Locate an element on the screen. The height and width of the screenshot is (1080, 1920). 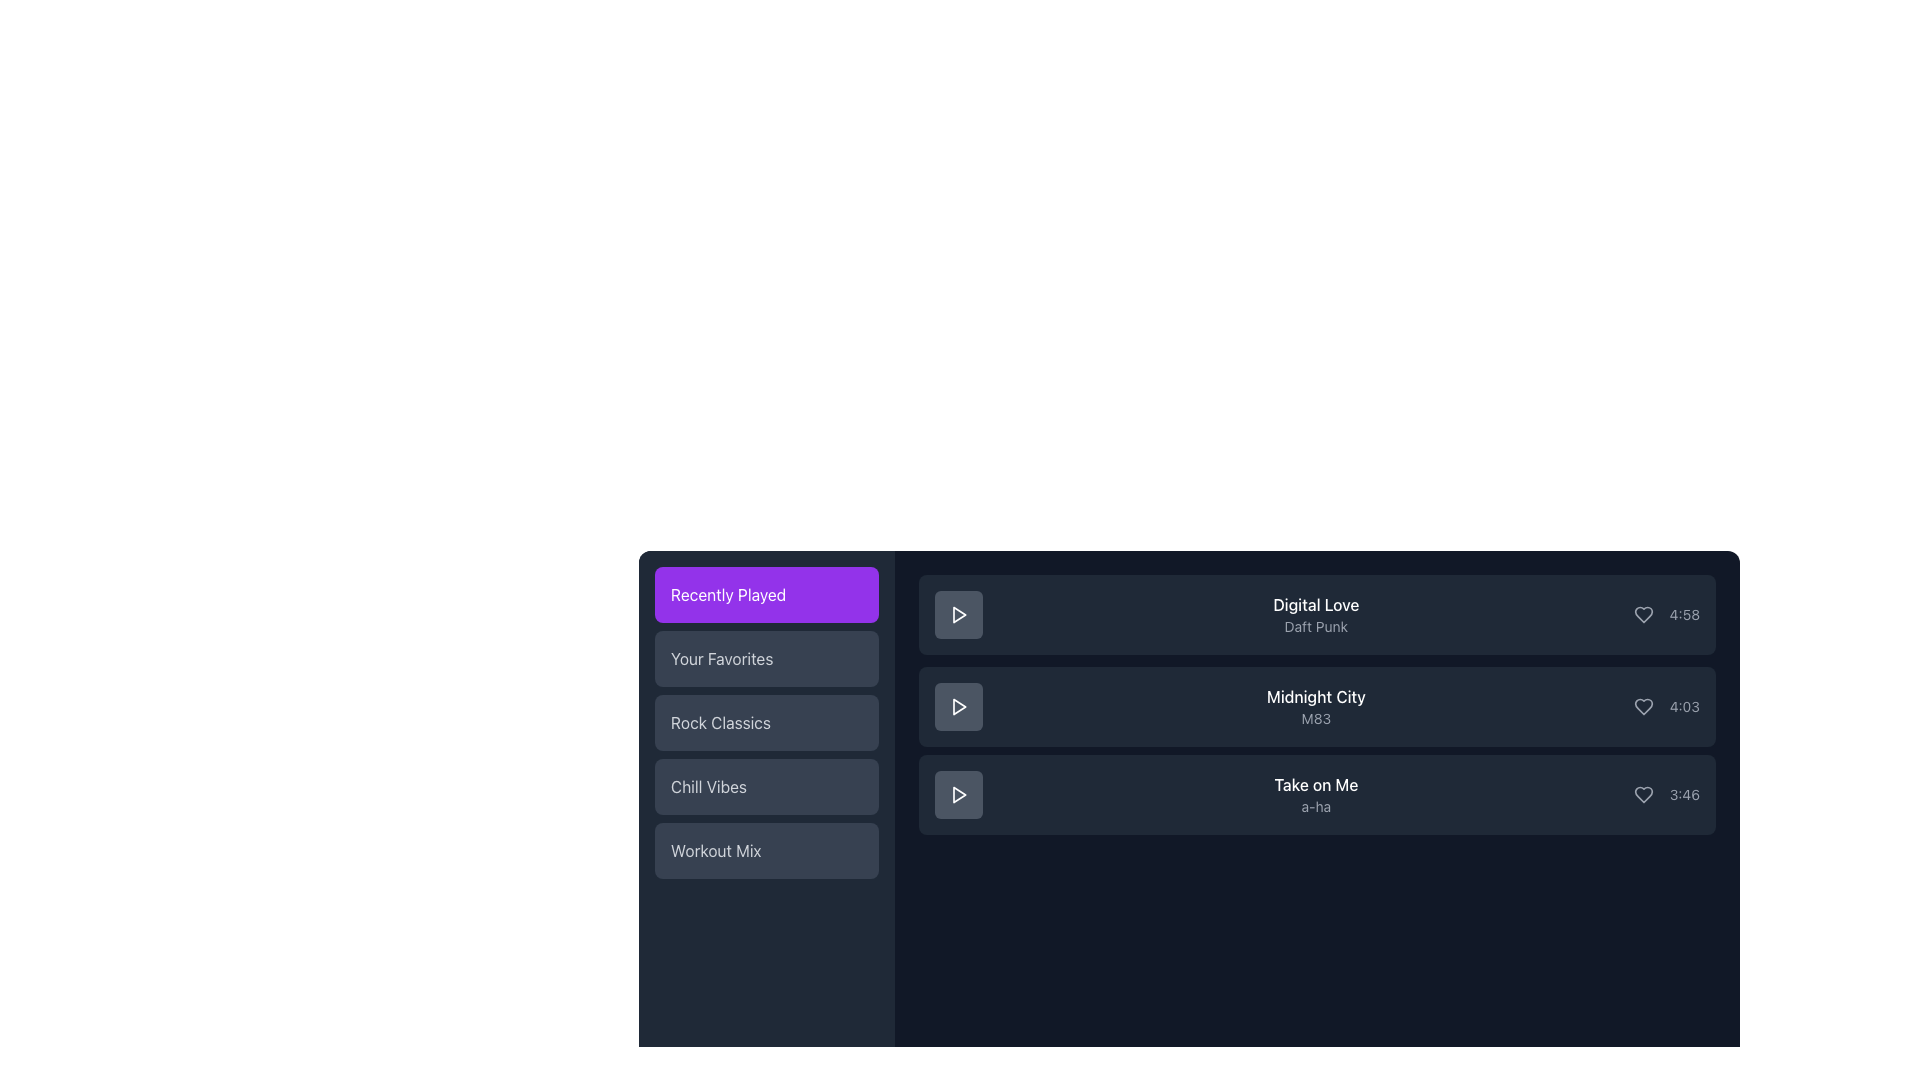
the 'Recently Played' button, which is a purple button with rounded corners located in the left sidebar of the interface is located at coordinates (766, 593).